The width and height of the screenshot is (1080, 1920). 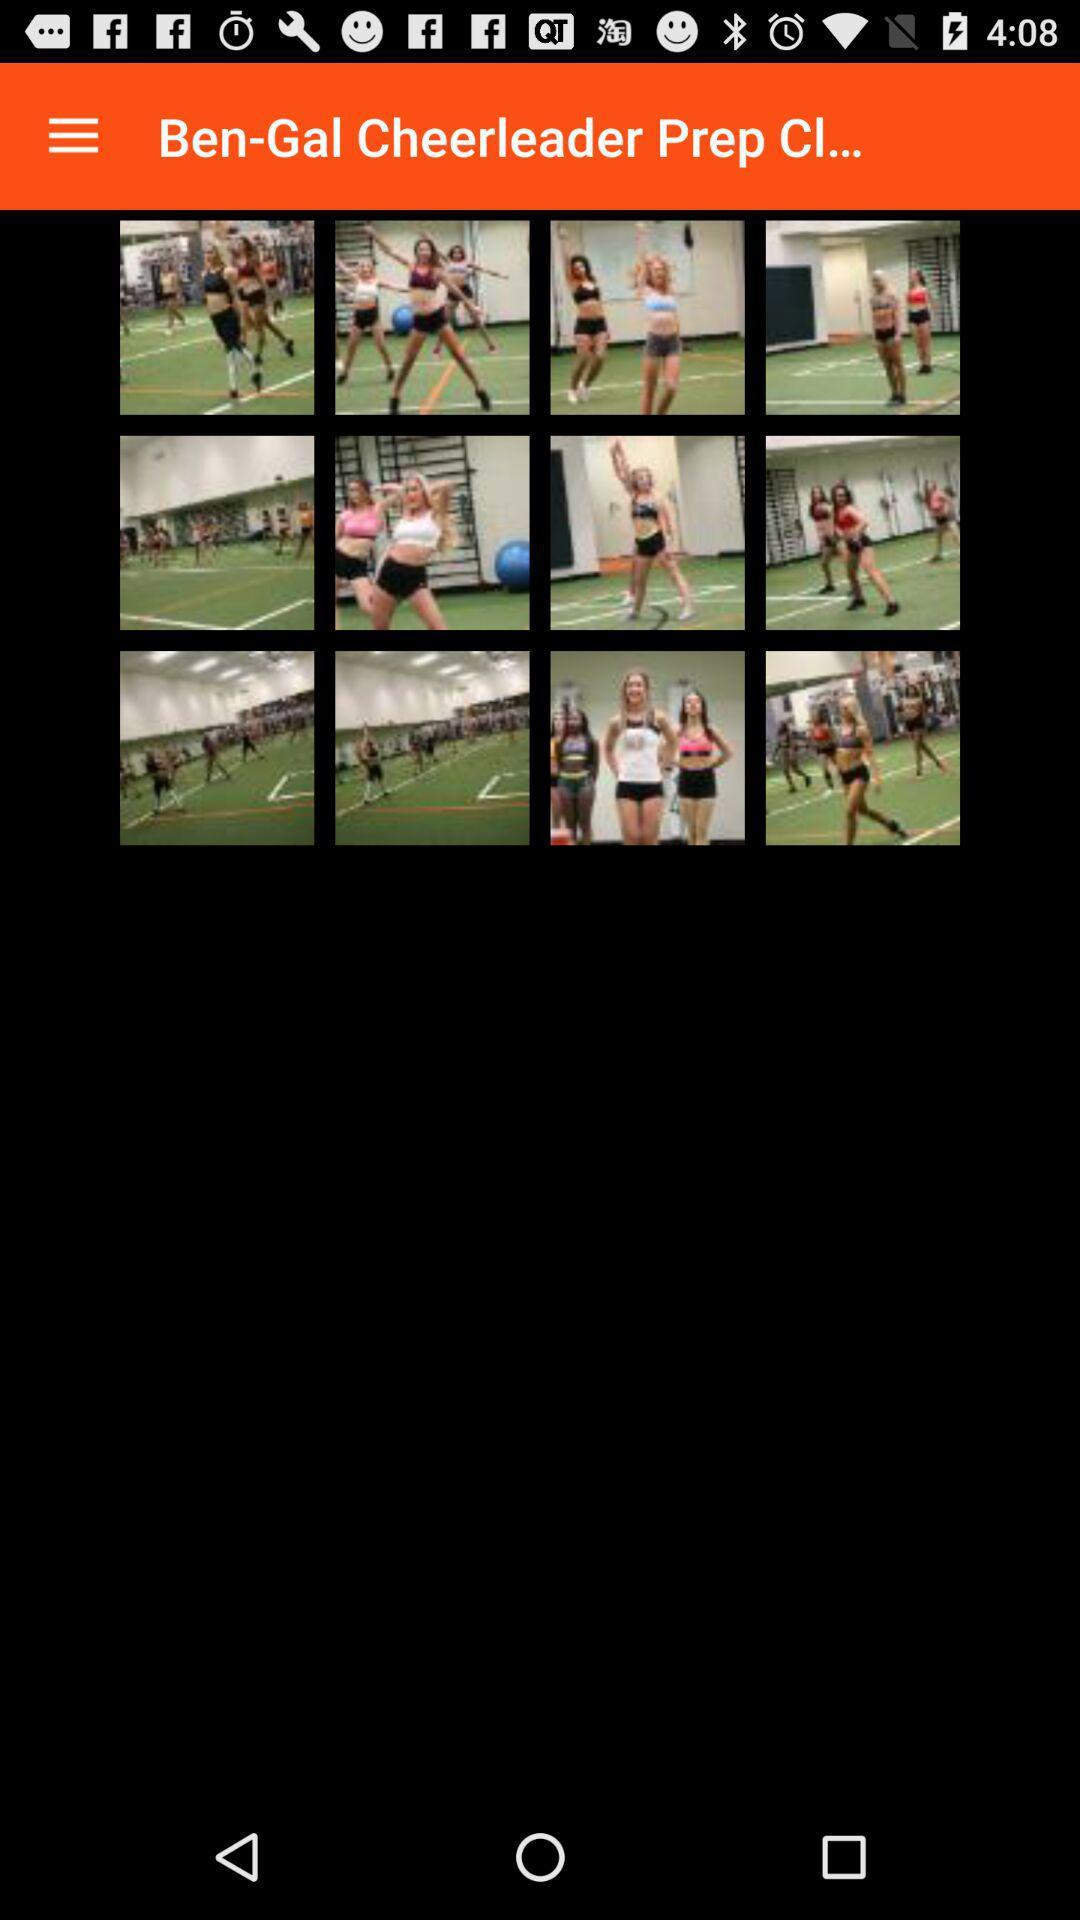 What do you see at coordinates (431, 747) in the screenshot?
I see `video selected` at bounding box center [431, 747].